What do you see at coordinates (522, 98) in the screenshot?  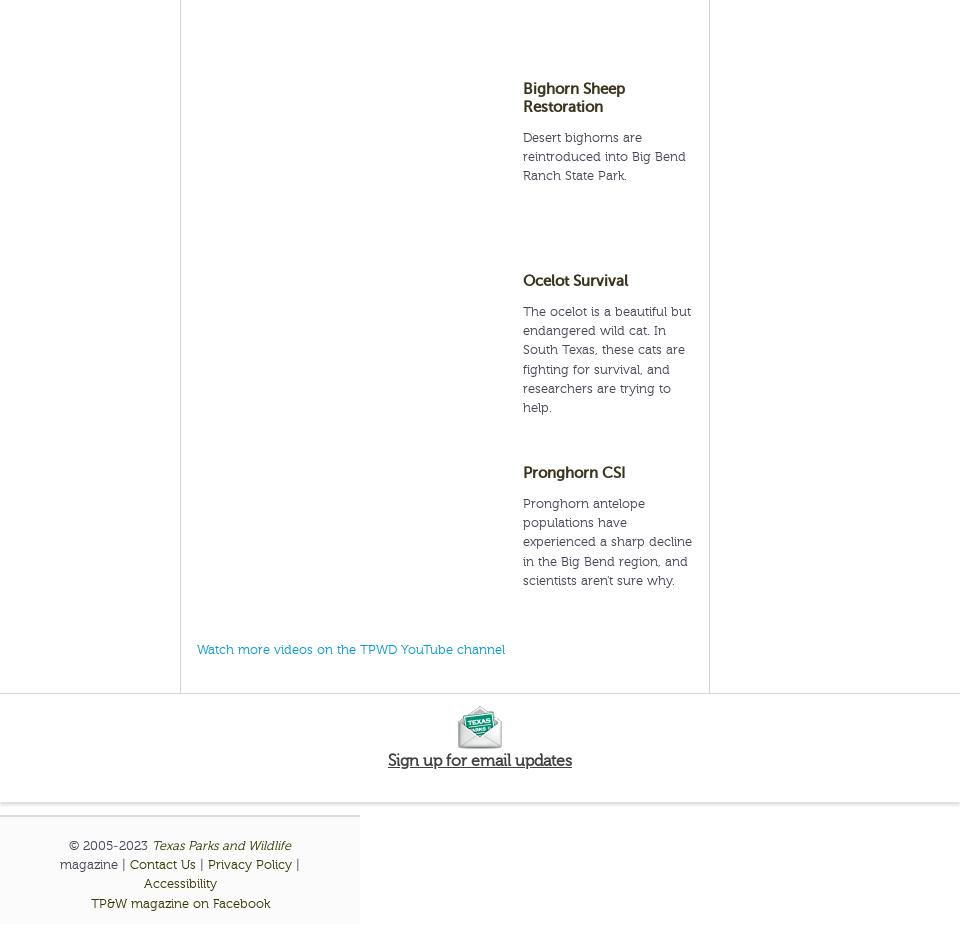 I see `'Bighorn Sheep Restoration'` at bounding box center [522, 98].